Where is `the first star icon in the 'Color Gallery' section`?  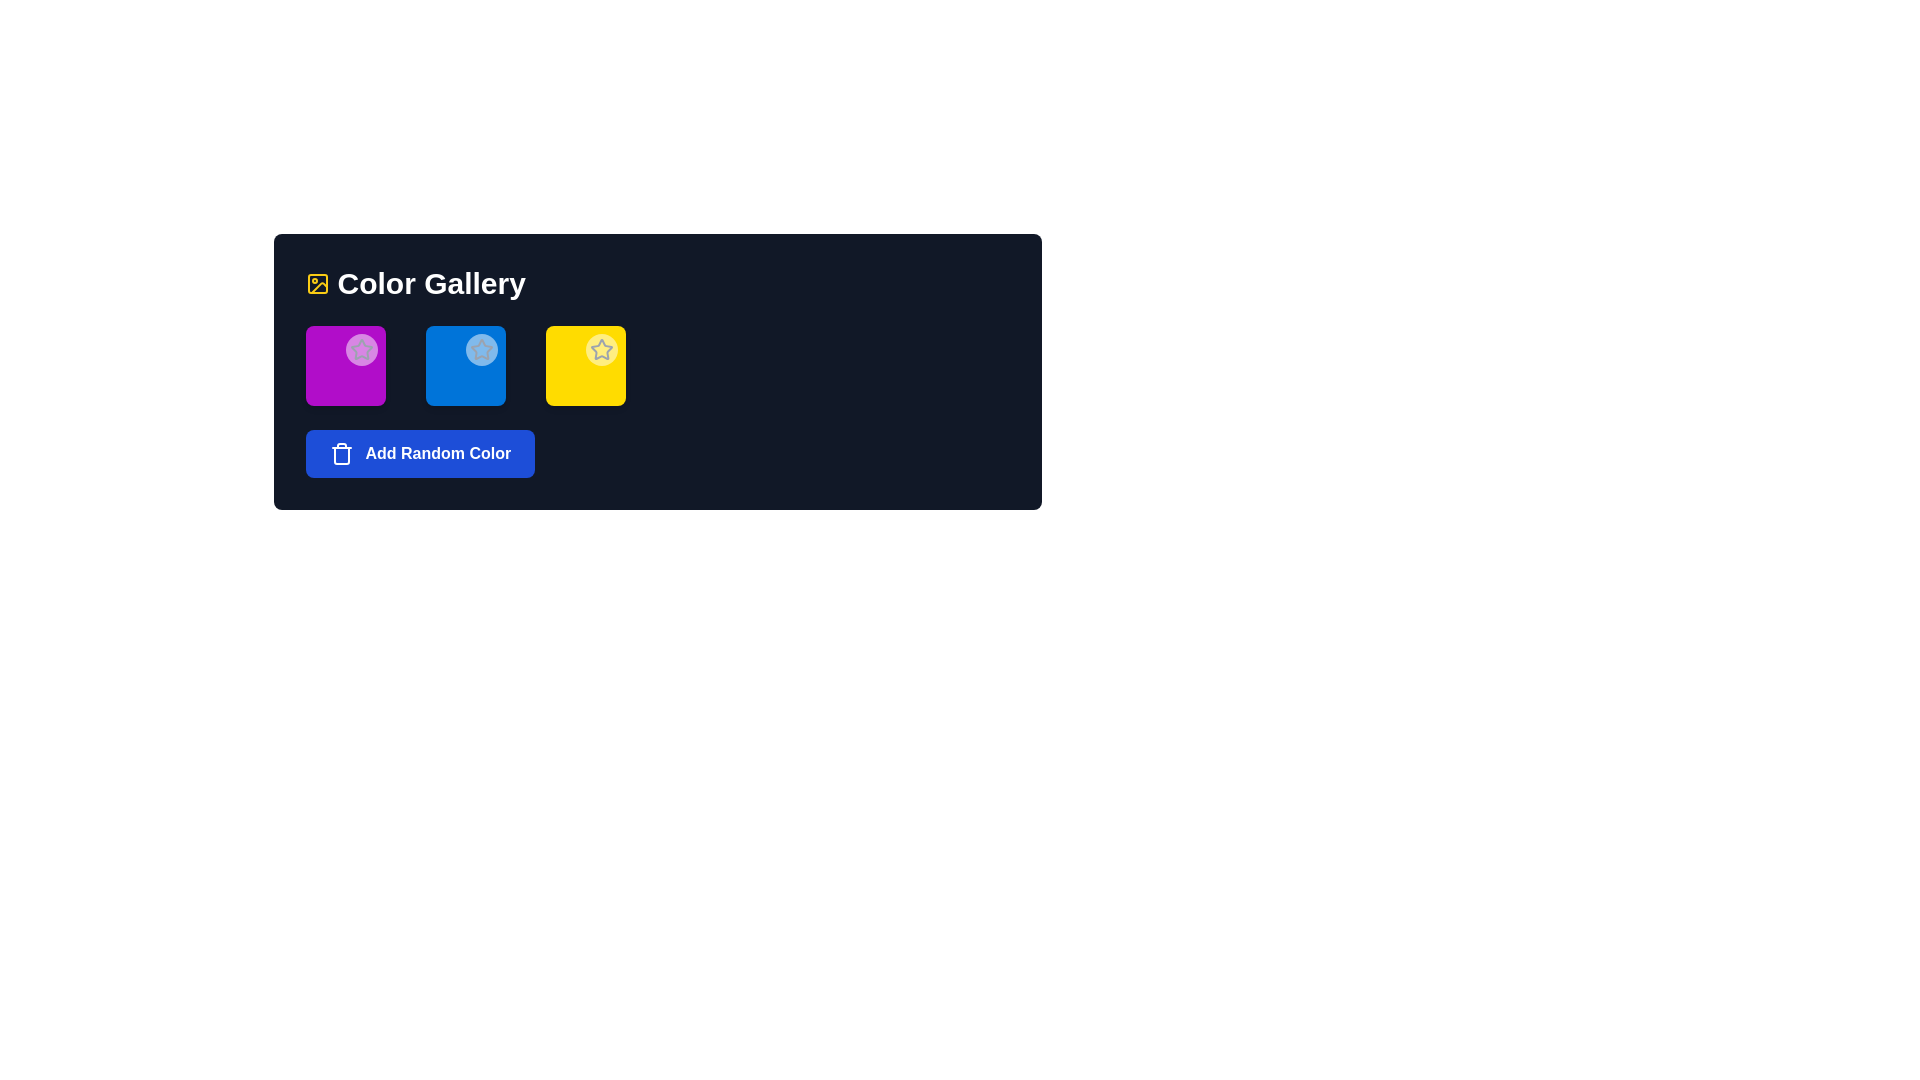 the first star icon in the 'Color Gallery' section is located at coordinates (361, 349).